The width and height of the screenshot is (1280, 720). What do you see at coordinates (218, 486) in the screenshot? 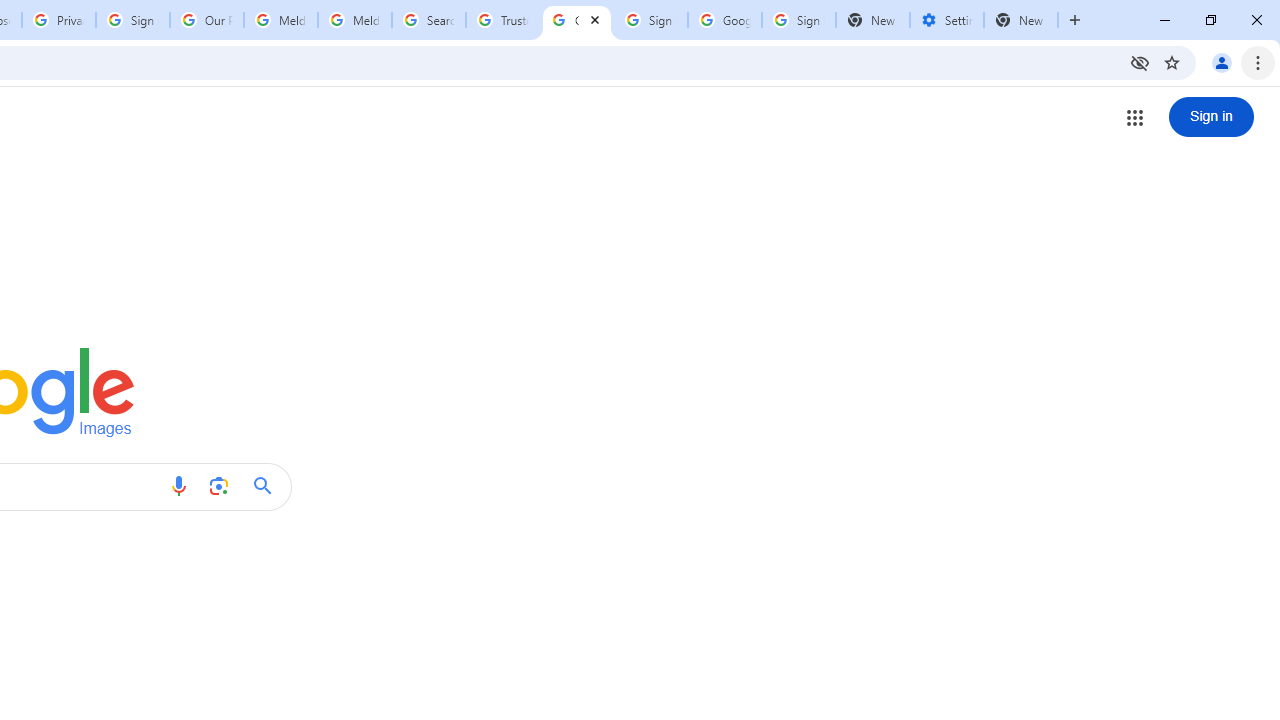
I see `'Search by image'` at bounding box center [218, 486].